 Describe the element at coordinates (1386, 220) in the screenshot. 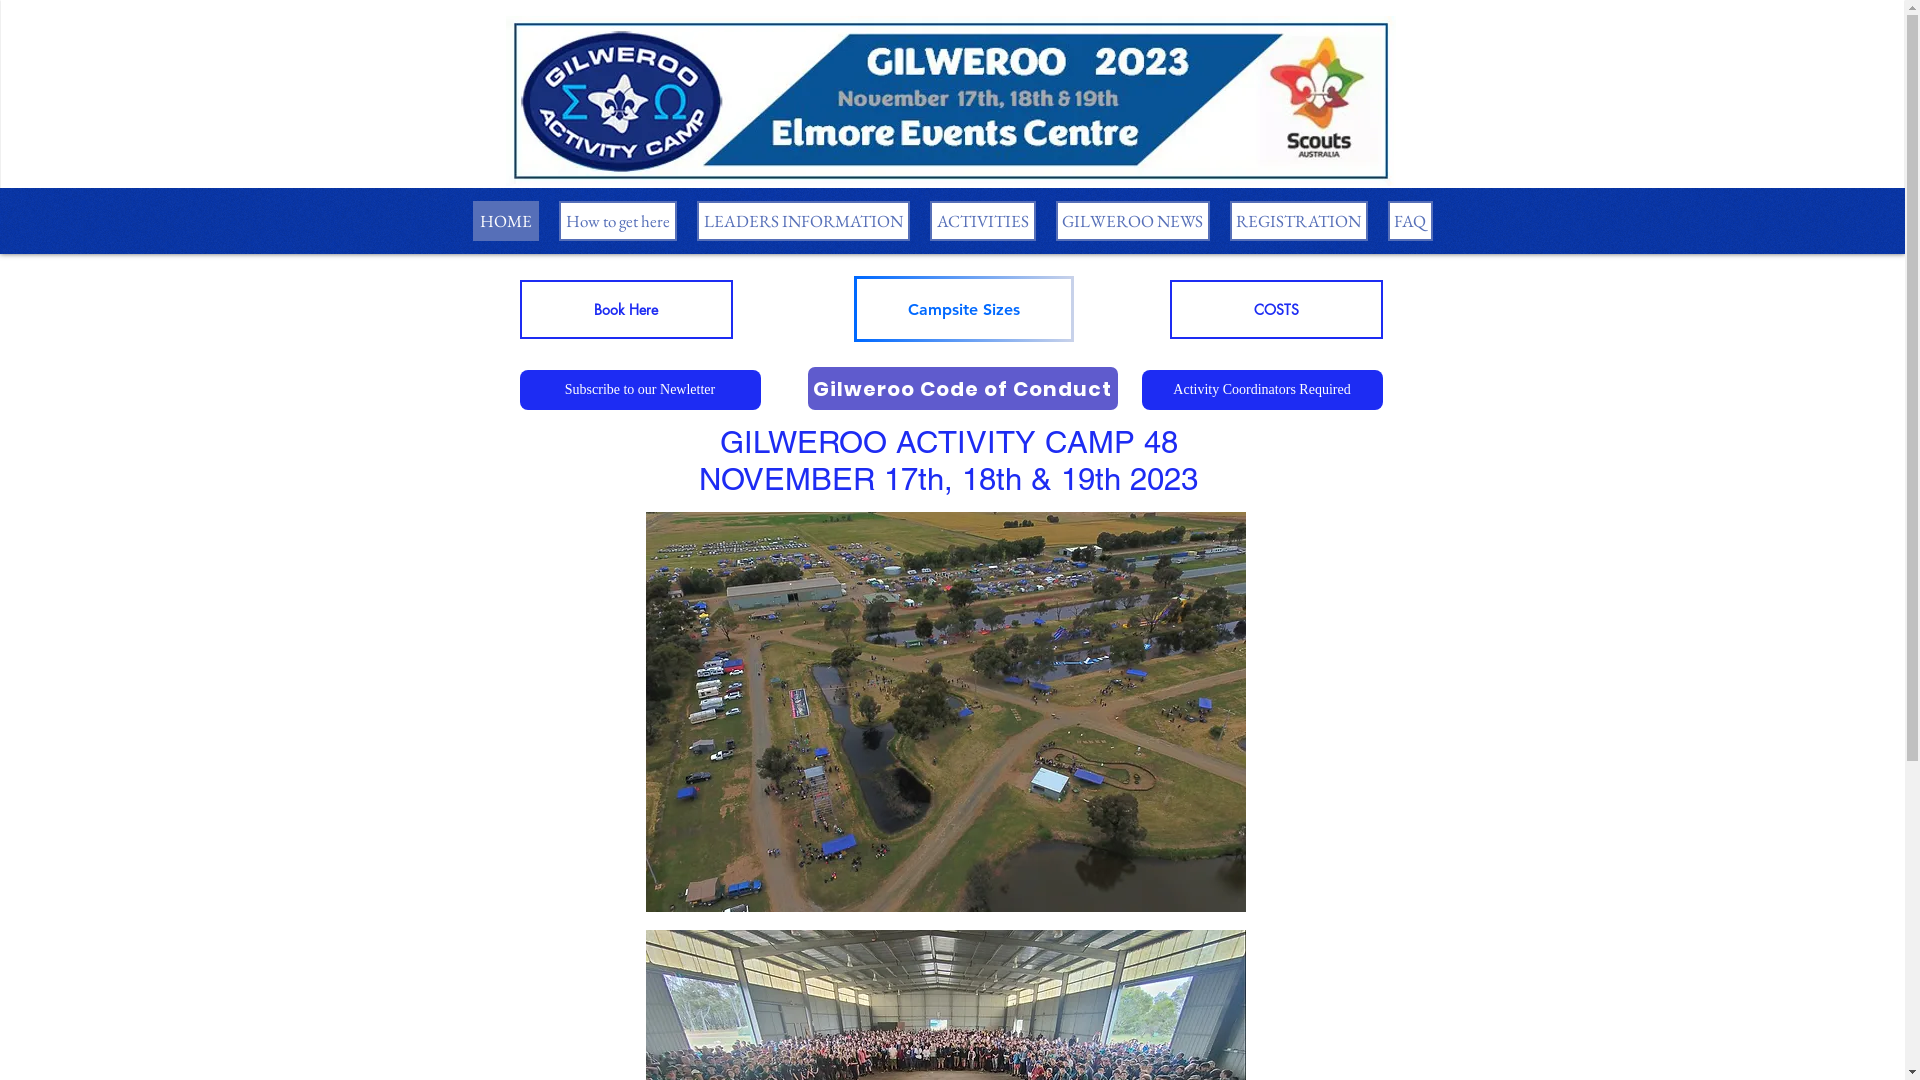

I see `'FAQ'` at that location.